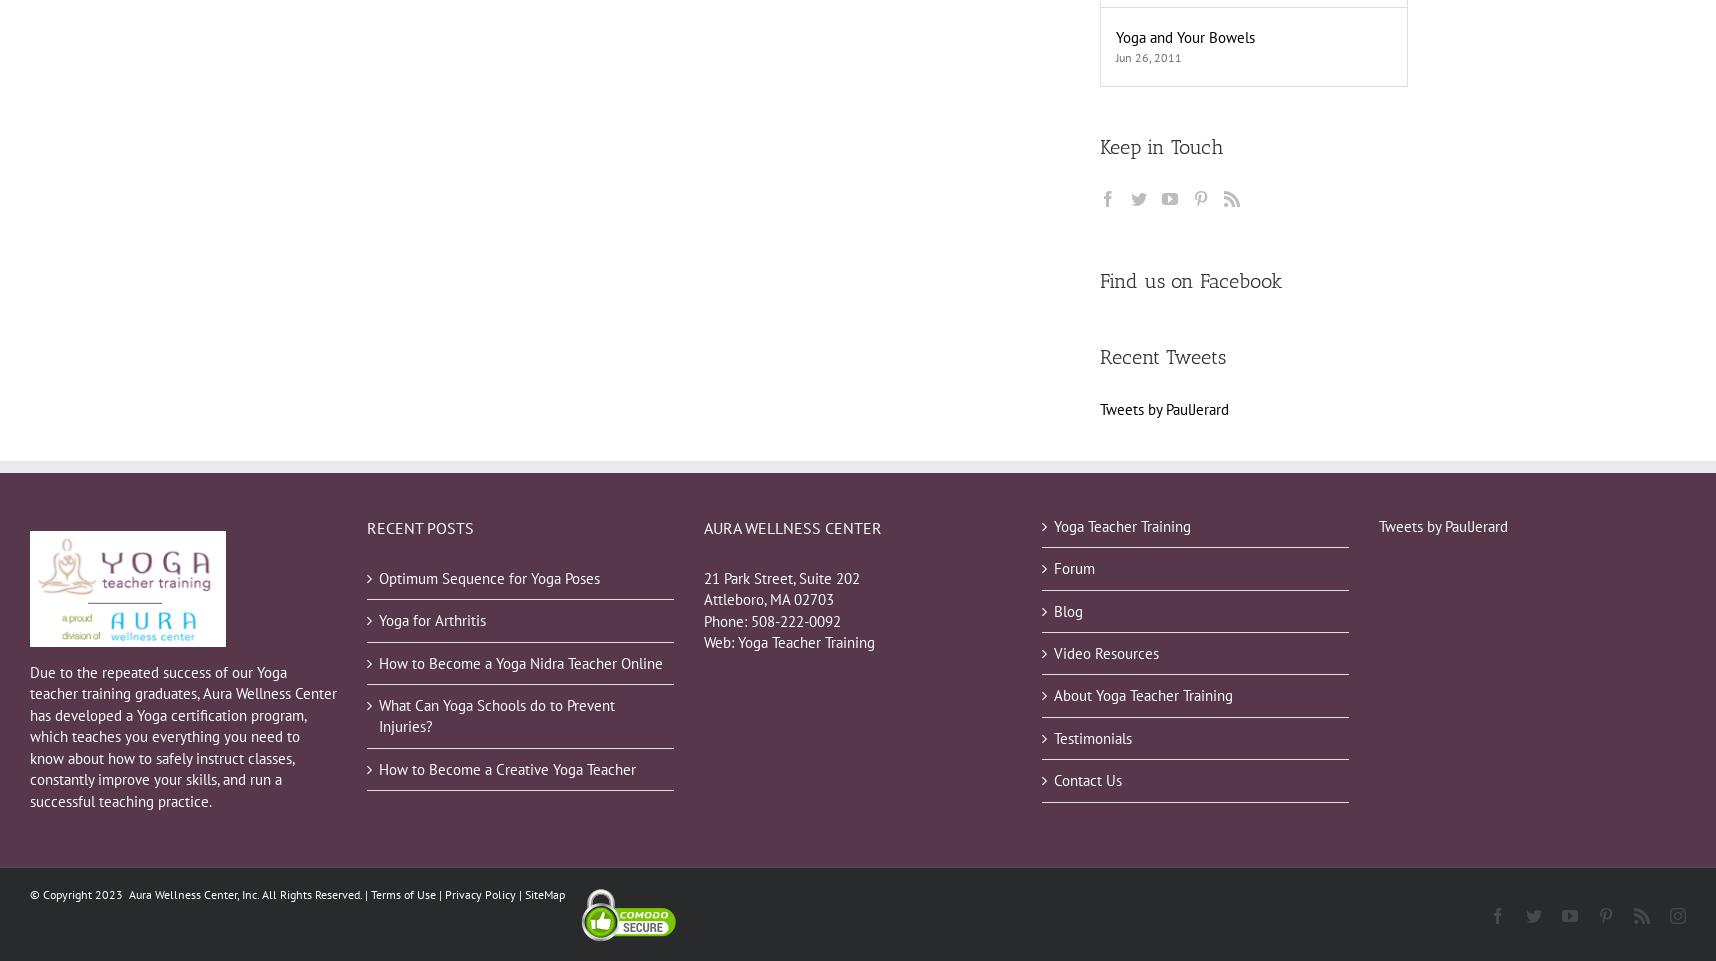  Describe the element at coordinates (796, 620) in the screenshot. I see `'508-222-0092'` at that location.